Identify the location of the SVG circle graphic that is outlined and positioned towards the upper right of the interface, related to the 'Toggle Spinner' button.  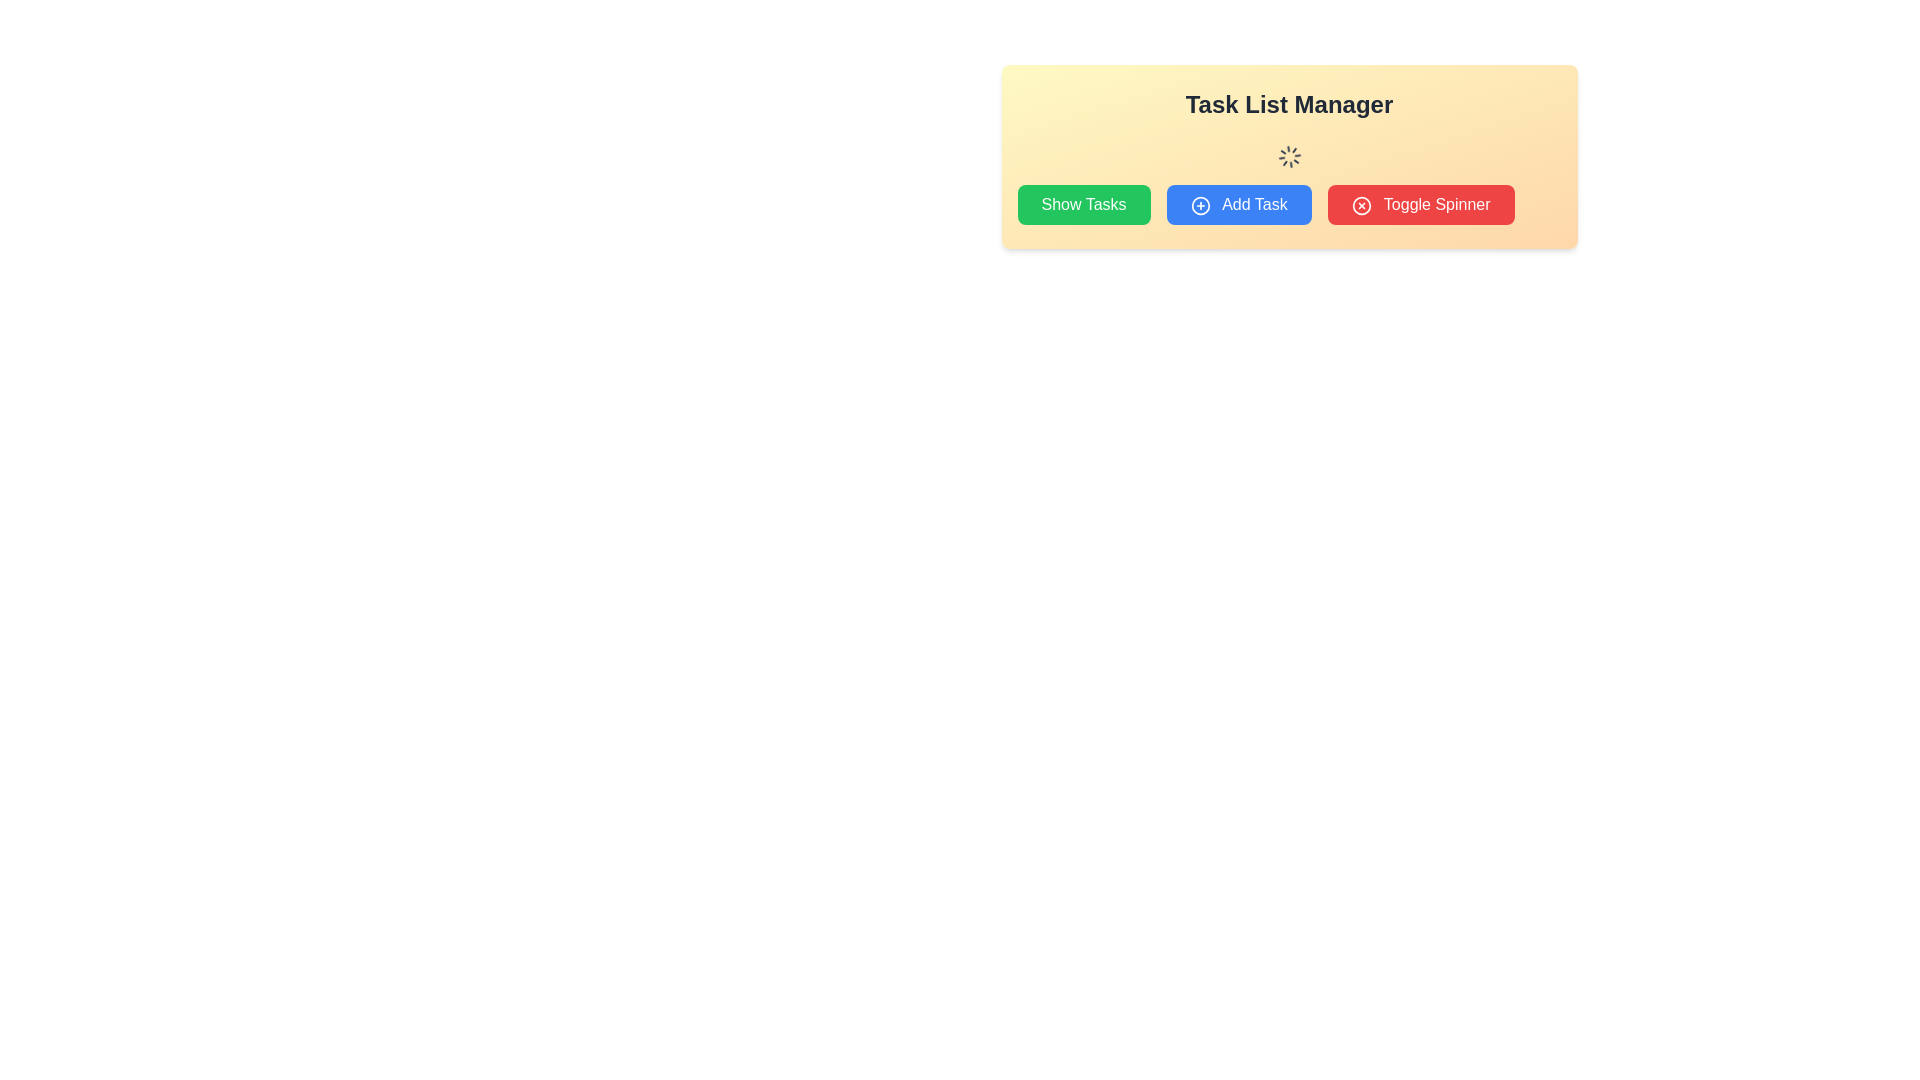
(1360, 205).